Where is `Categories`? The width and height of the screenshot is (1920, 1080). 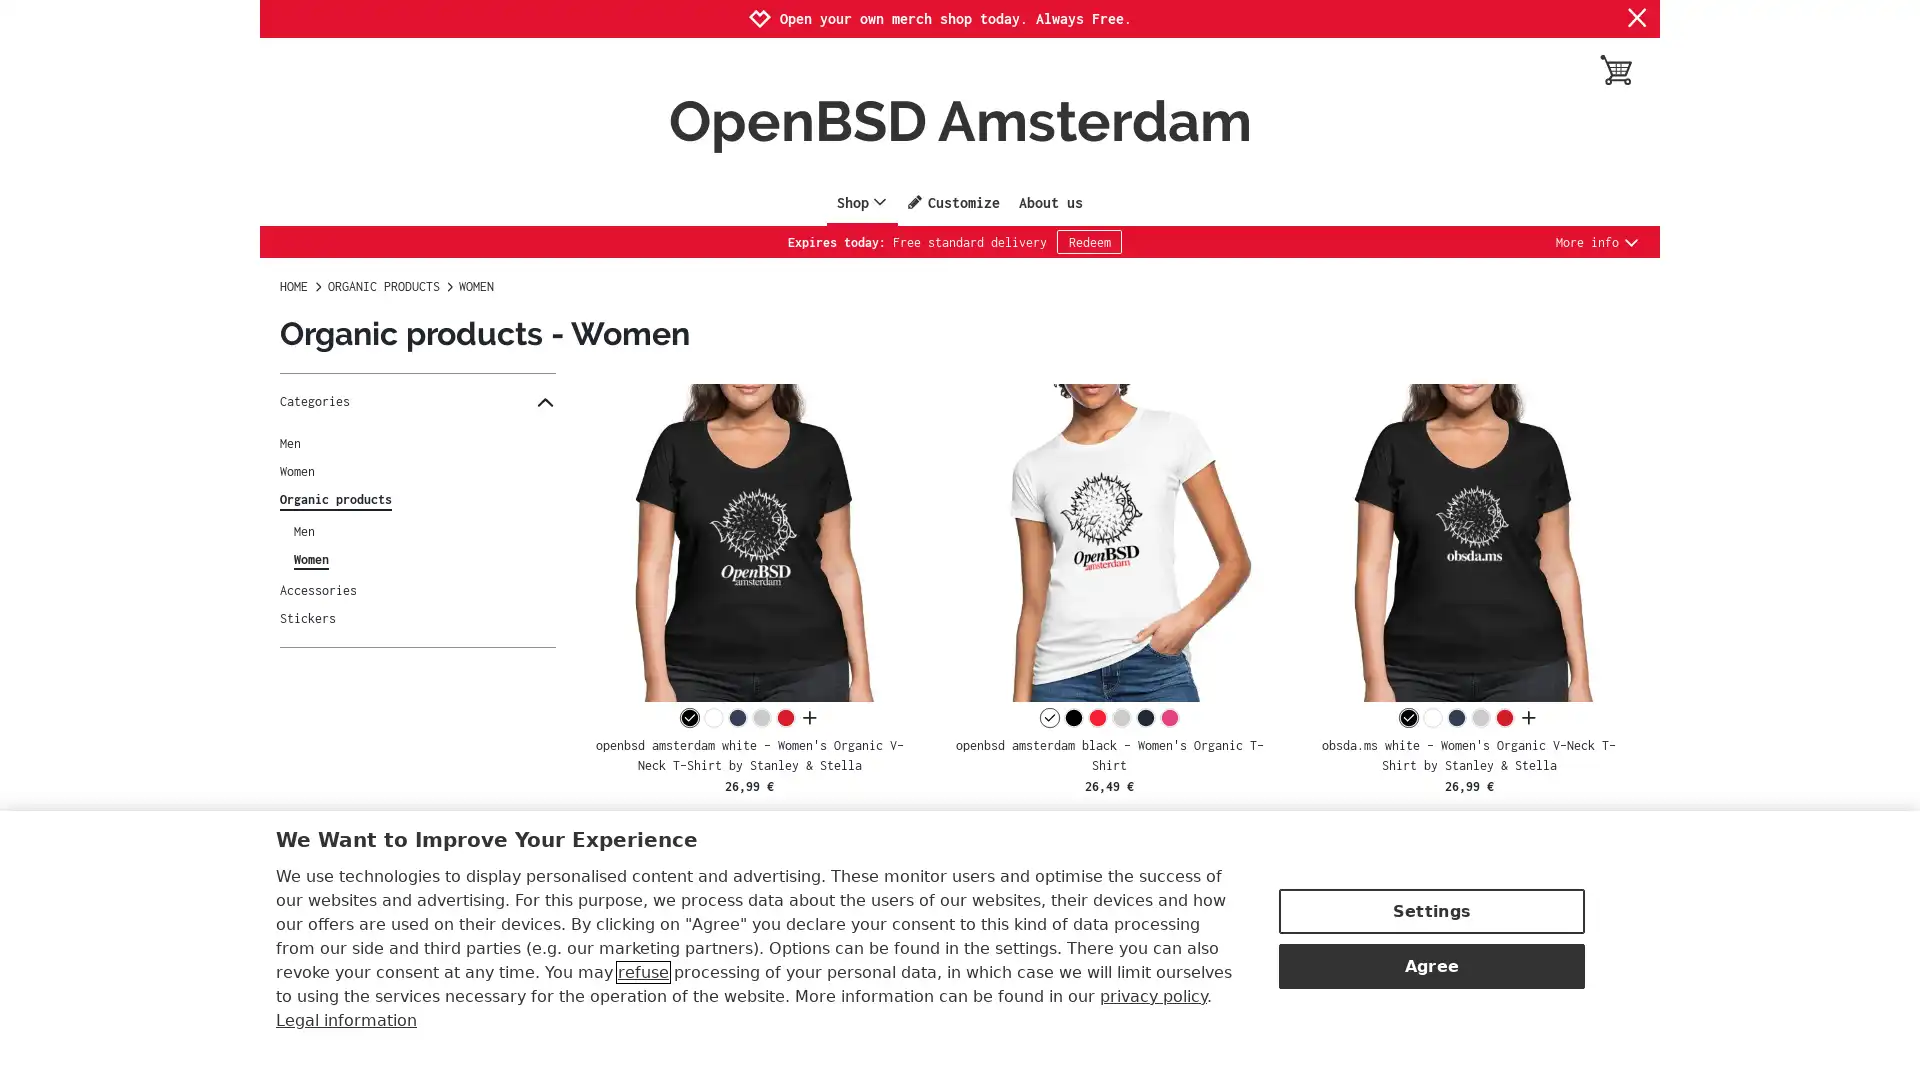
Categories is located at coordinates (416, 401).